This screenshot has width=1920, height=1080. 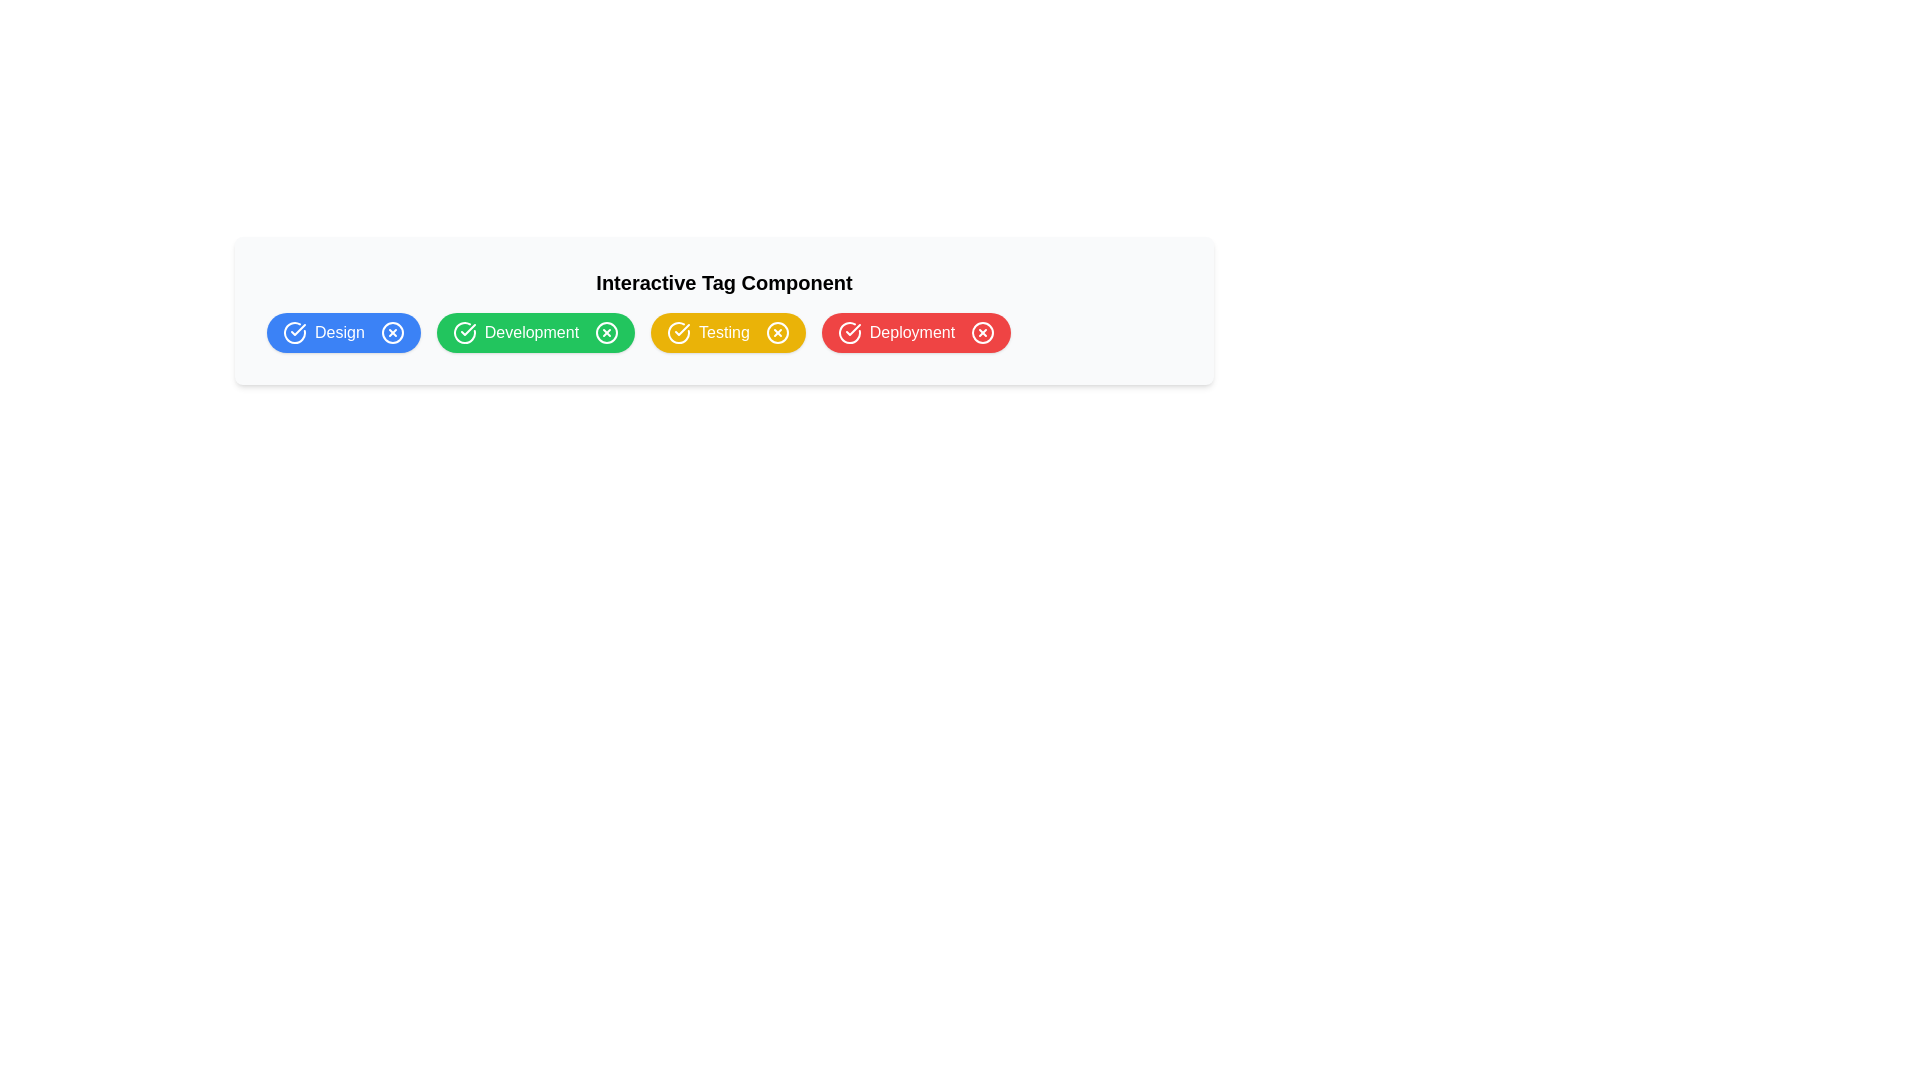 I want to click on the 'Design' button, which is the first in a horizontal list of four buttons labeled 'Design', 'Development', 'Testing', and 'Deployment', so click(x=343, y=331).